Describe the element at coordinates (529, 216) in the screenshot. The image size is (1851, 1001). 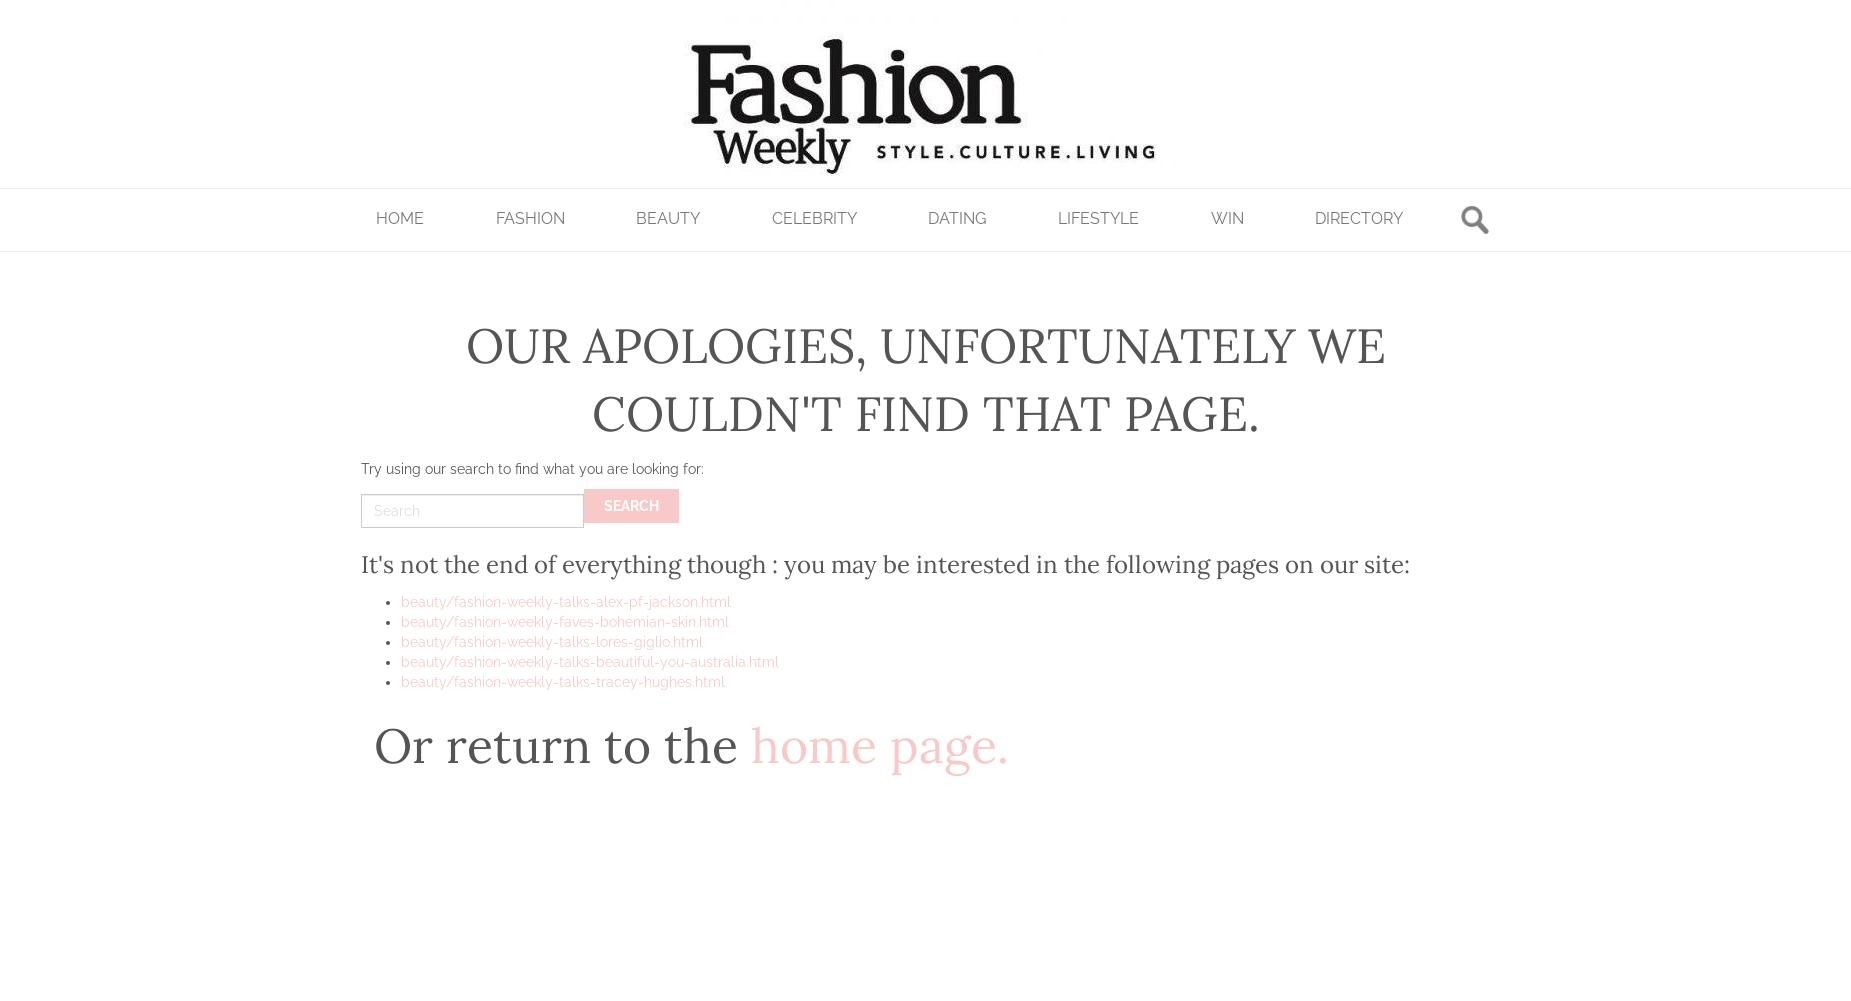
I see `'Fashion'` at that location.